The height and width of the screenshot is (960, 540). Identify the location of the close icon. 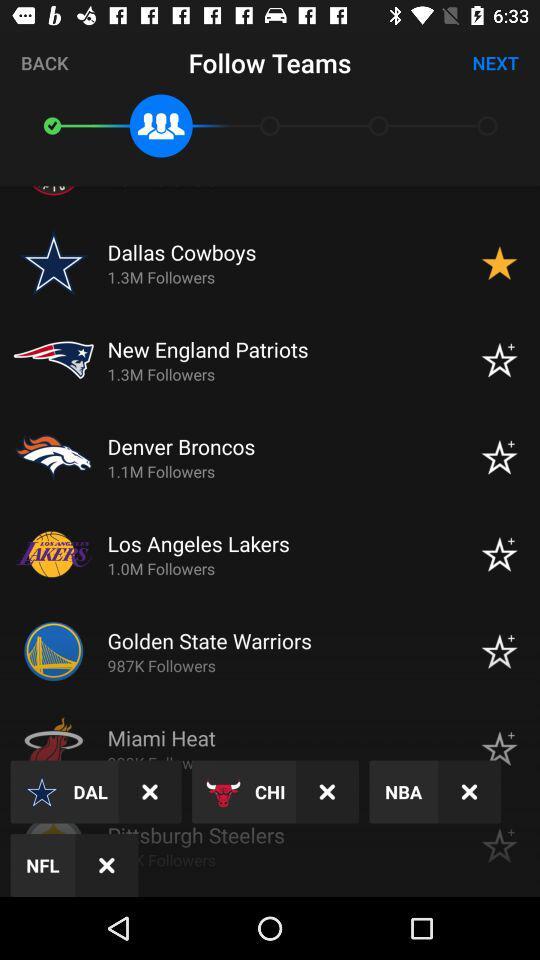
(149, 792).